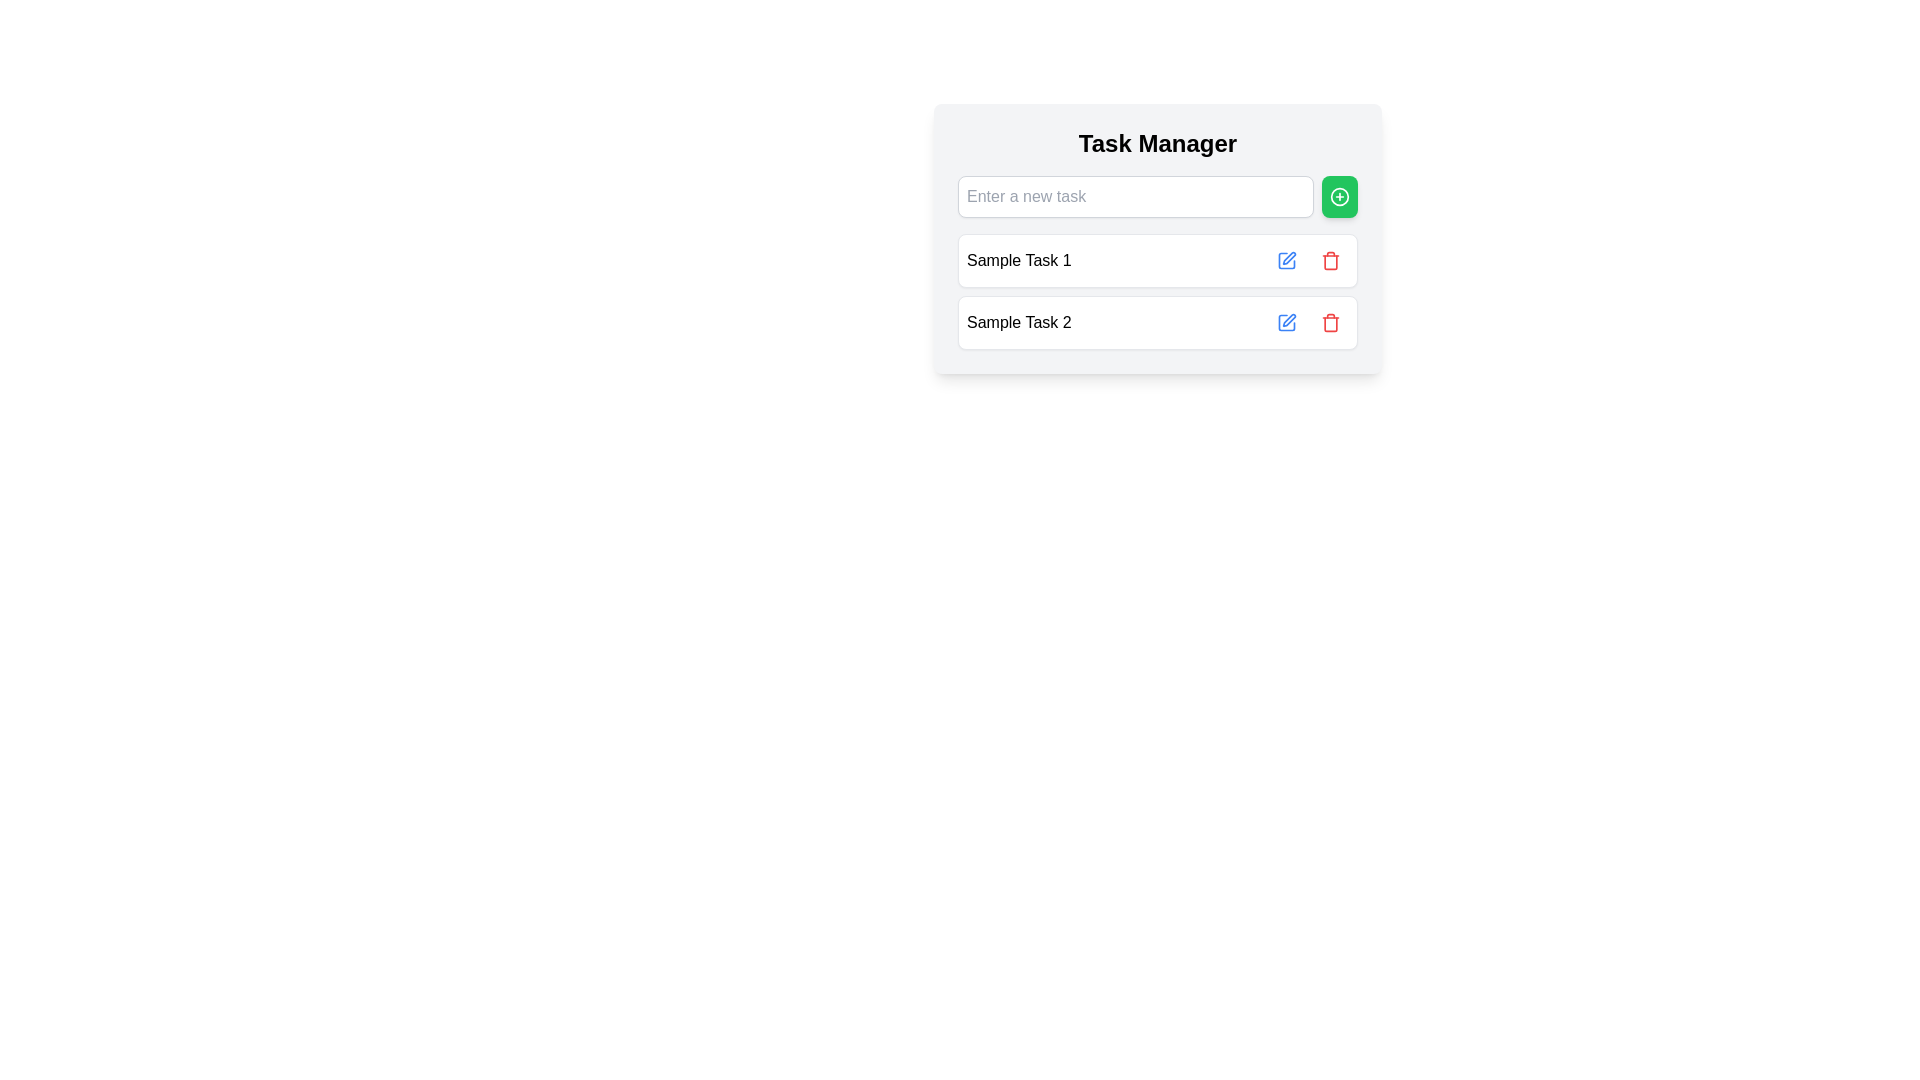  I want to click on the edit action icon located to the left of the red trash bin icon in the second row of the task list for 'Sample Task 2', so click(1286, 322).